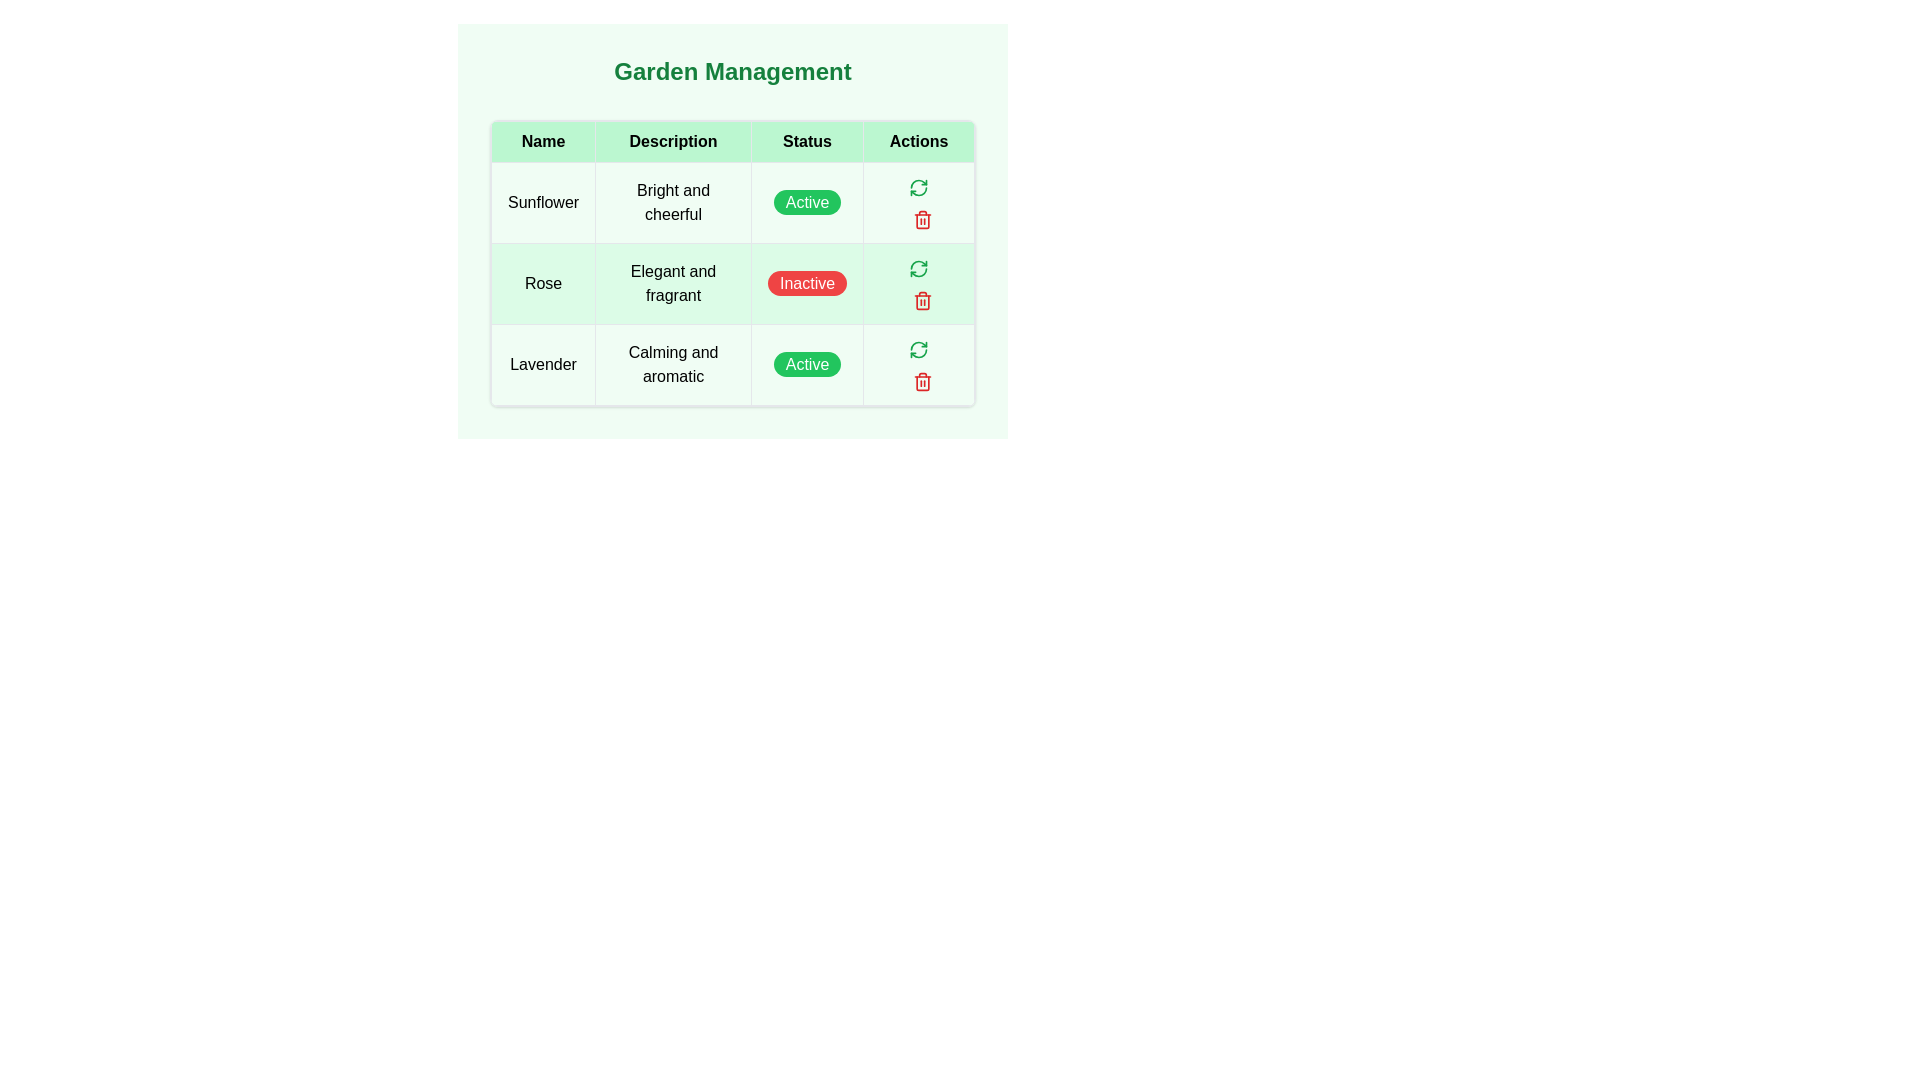 This screenshot has width=1920, height=1080. I want to click on the delete icon resembling a red trash can located in the 'Actions' column of the second row next to 'Inactive' for the entry 'Rose', so click(922, 300).